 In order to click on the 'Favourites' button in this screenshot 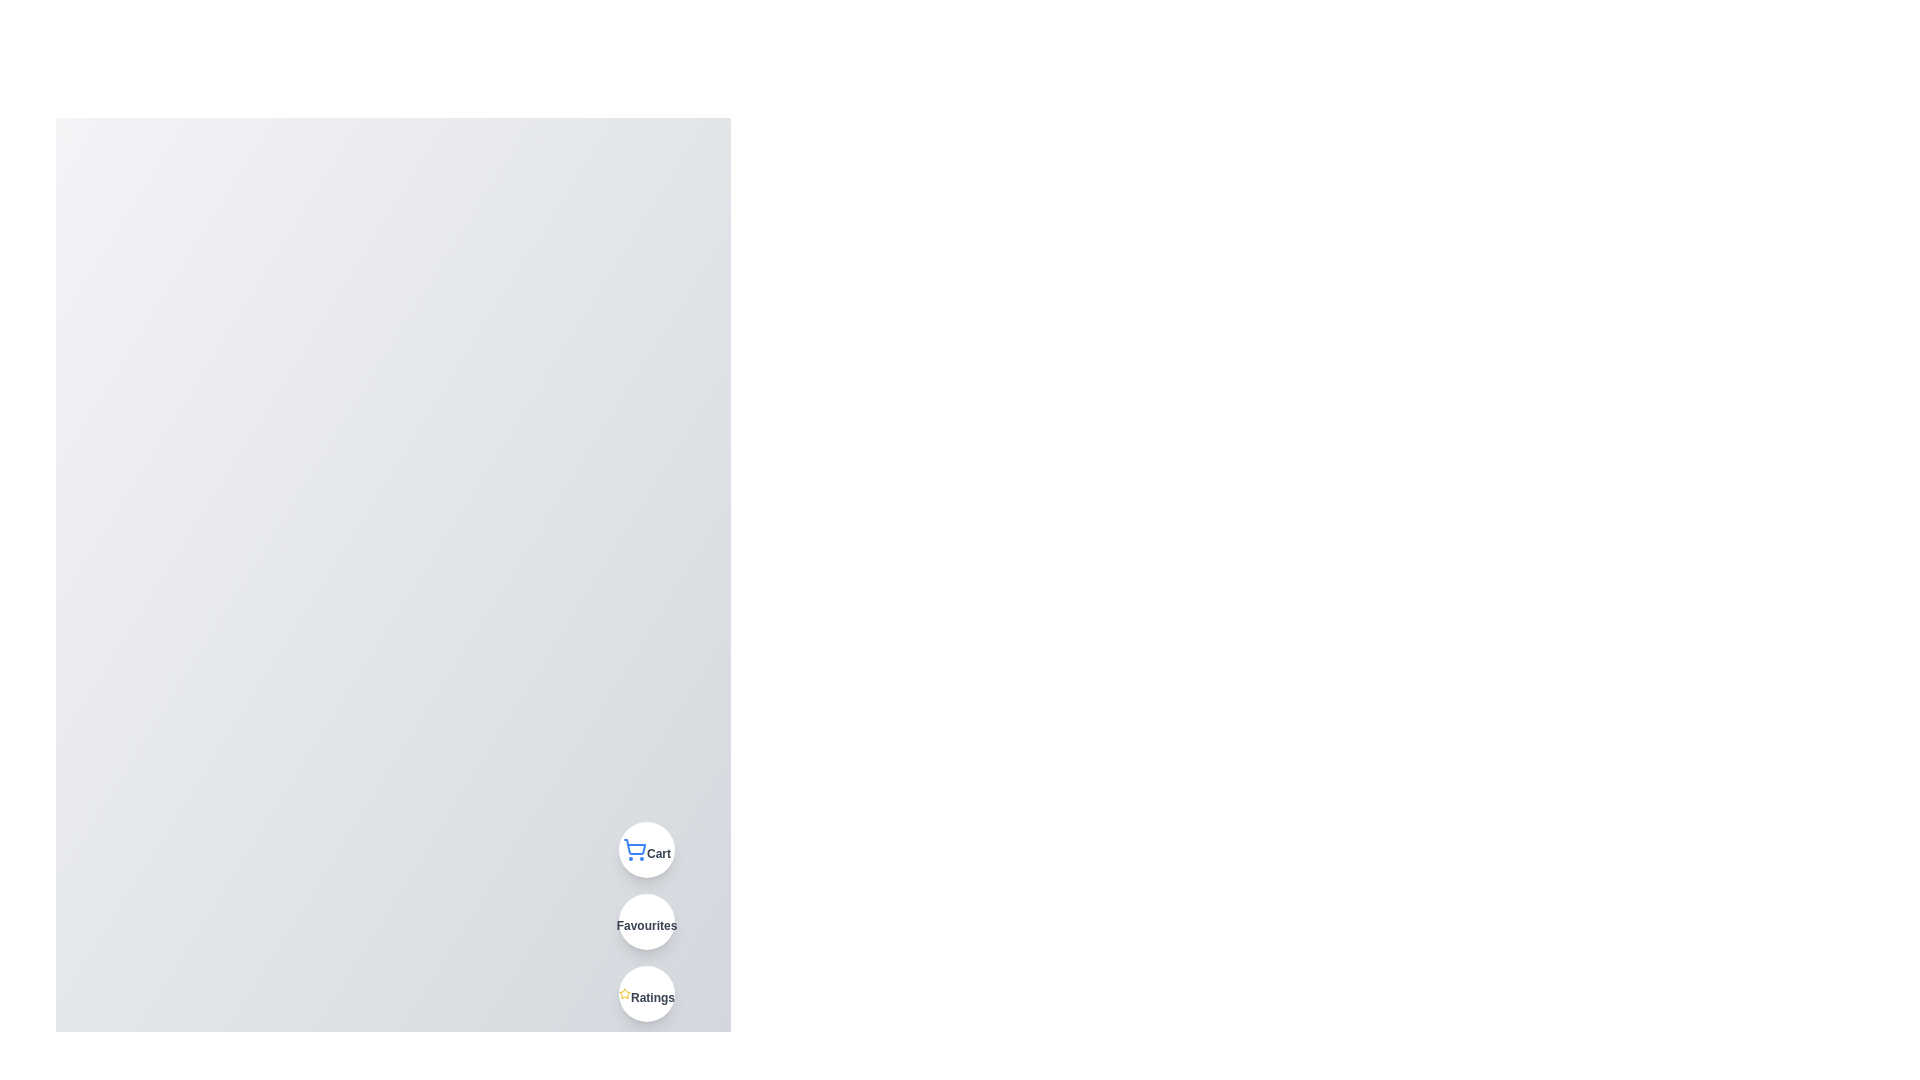, I will do `click(647, 921)`.